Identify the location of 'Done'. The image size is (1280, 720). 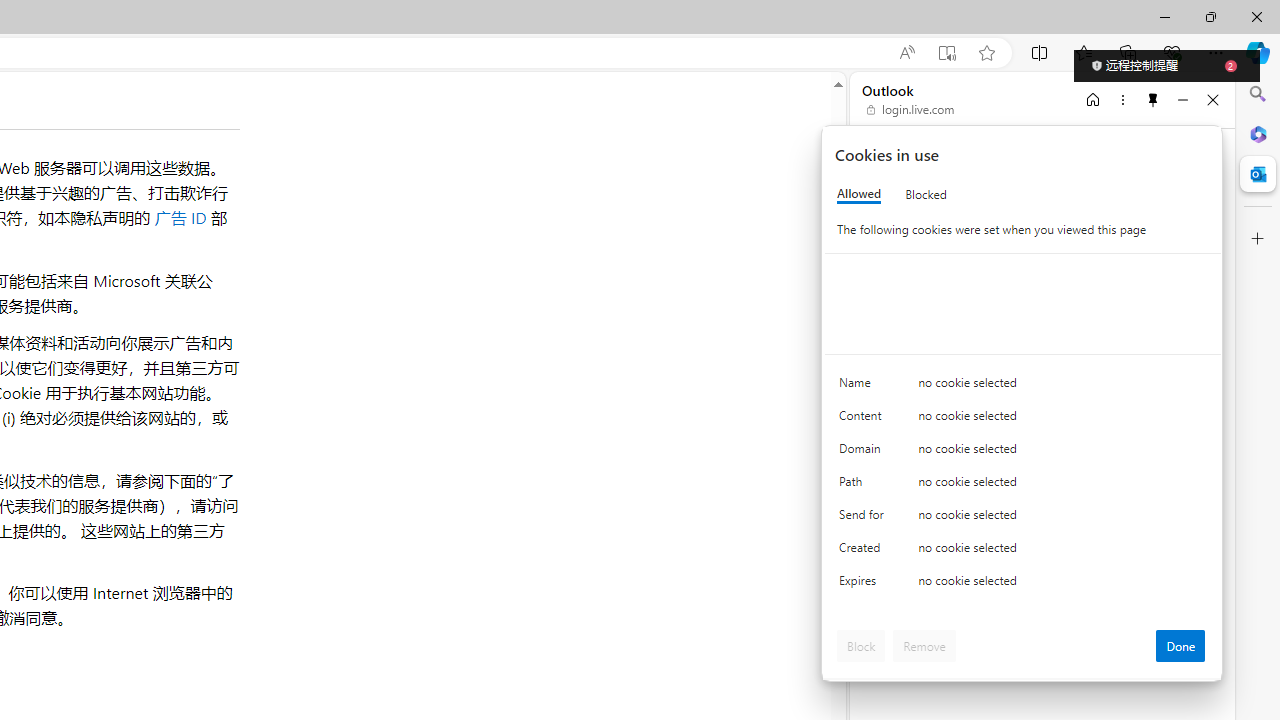
(1180, 645).